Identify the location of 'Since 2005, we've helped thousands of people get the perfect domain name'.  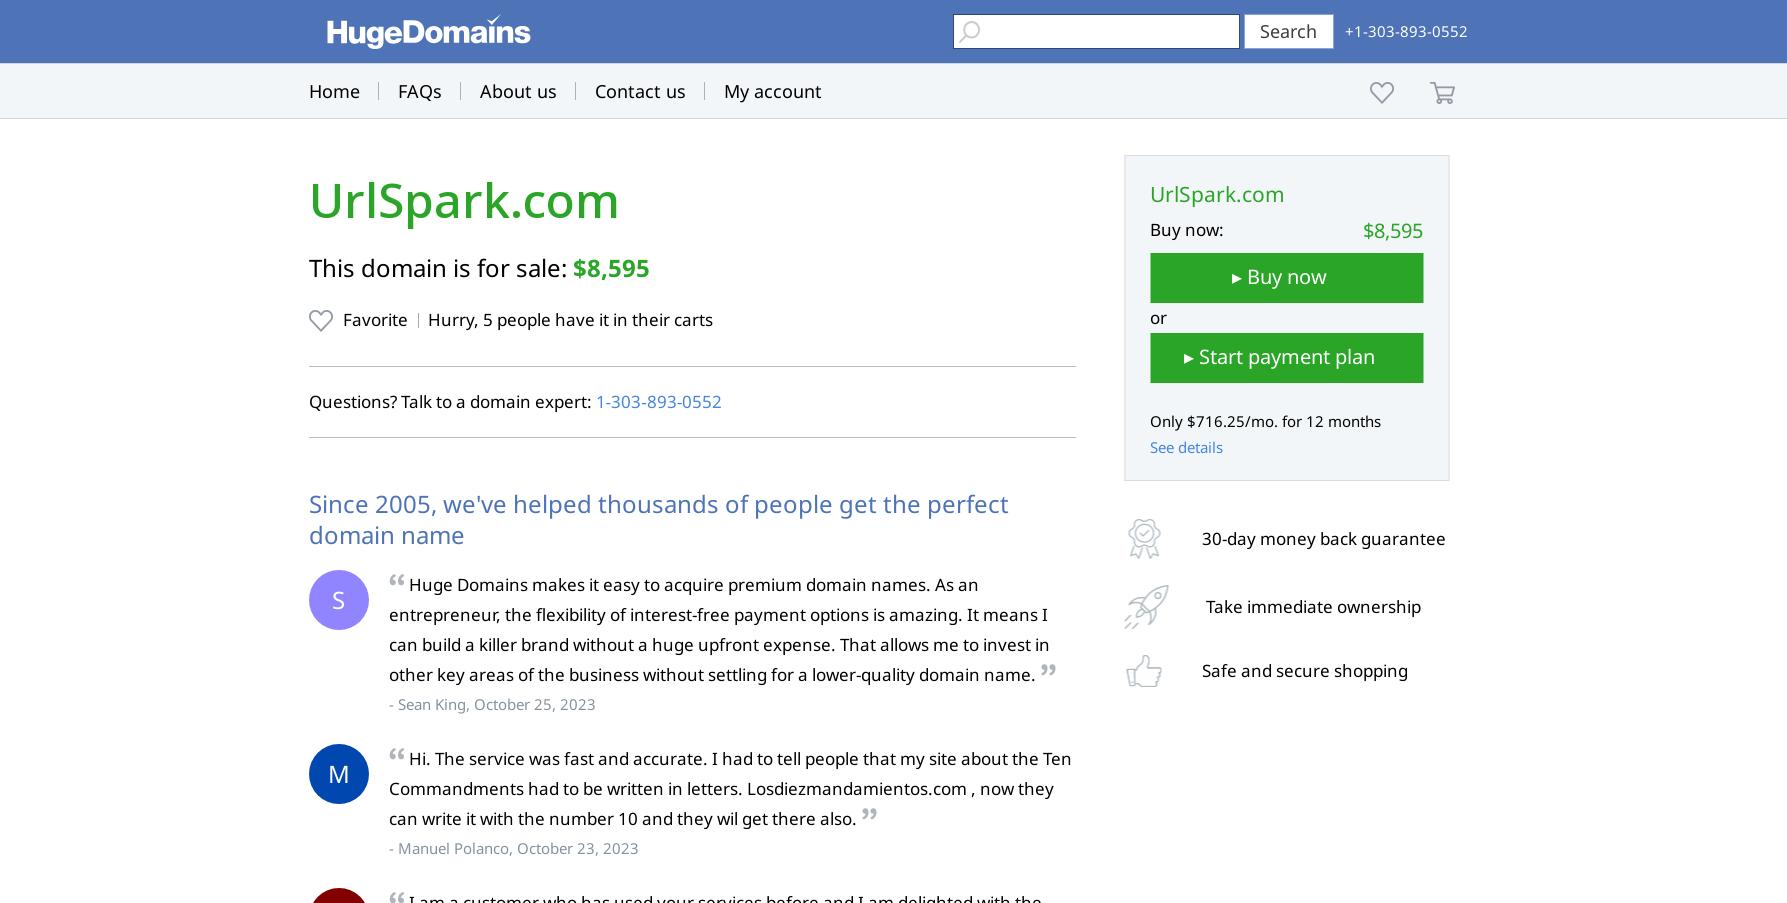
(656, 517).